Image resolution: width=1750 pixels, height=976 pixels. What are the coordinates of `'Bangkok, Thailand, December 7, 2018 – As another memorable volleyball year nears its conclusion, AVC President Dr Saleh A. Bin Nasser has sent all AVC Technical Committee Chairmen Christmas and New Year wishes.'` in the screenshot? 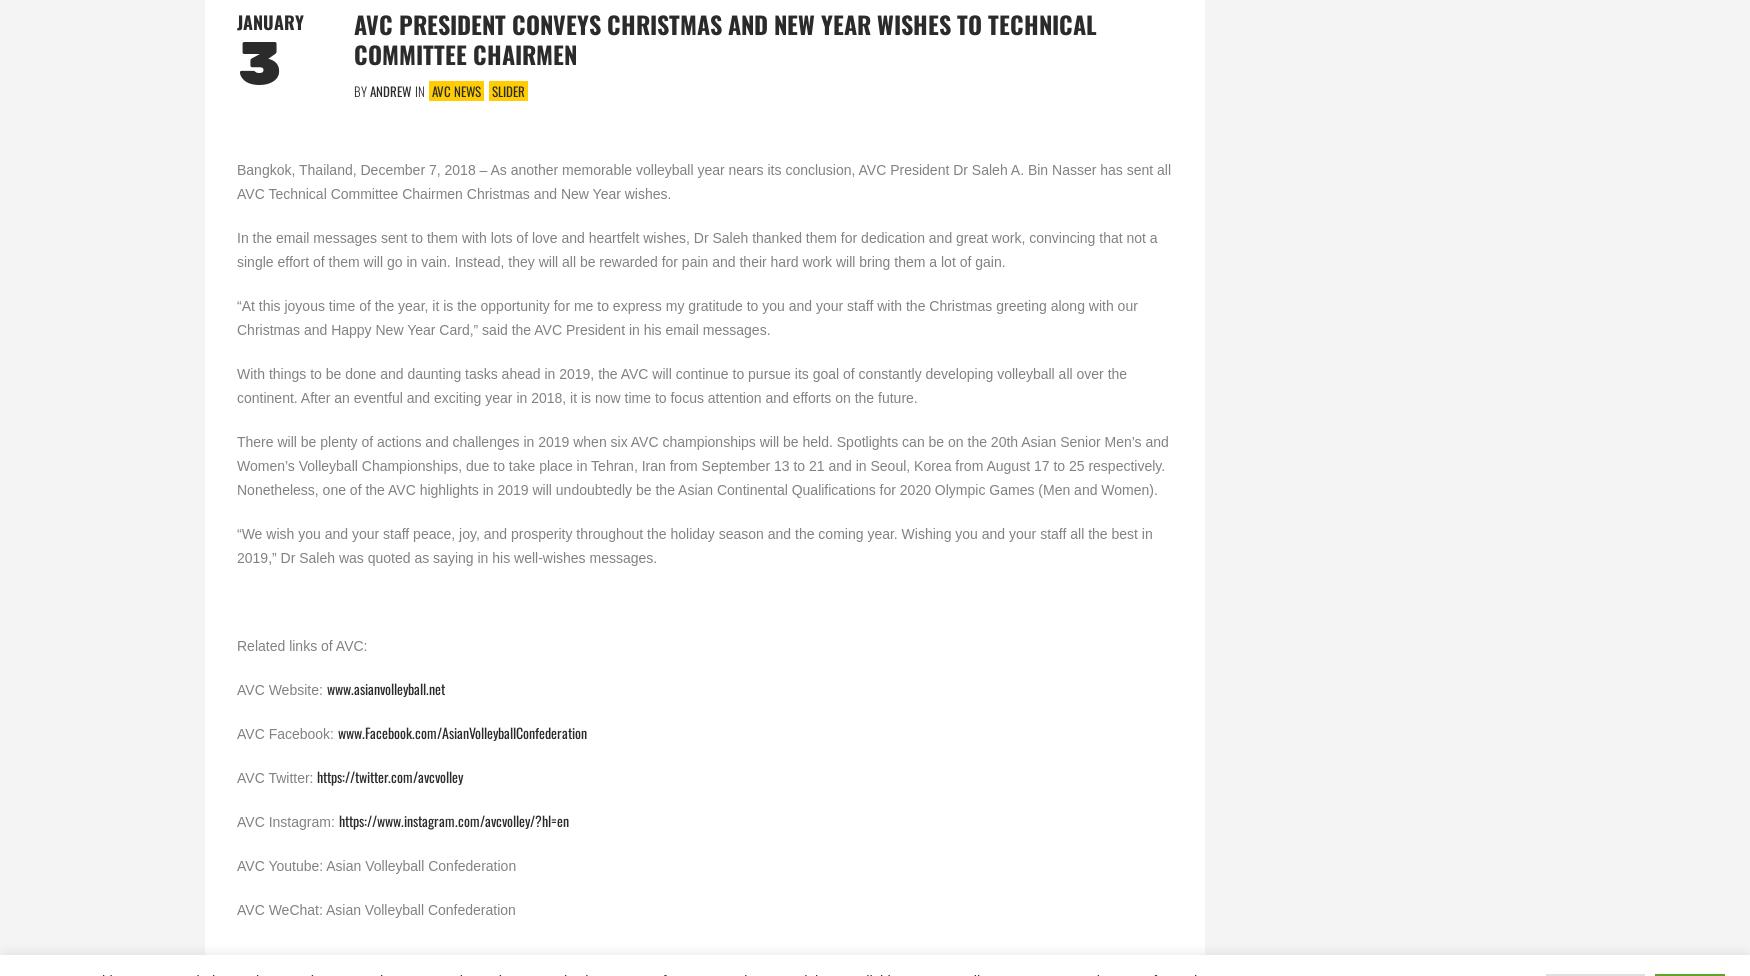 It's located at (704, 180).